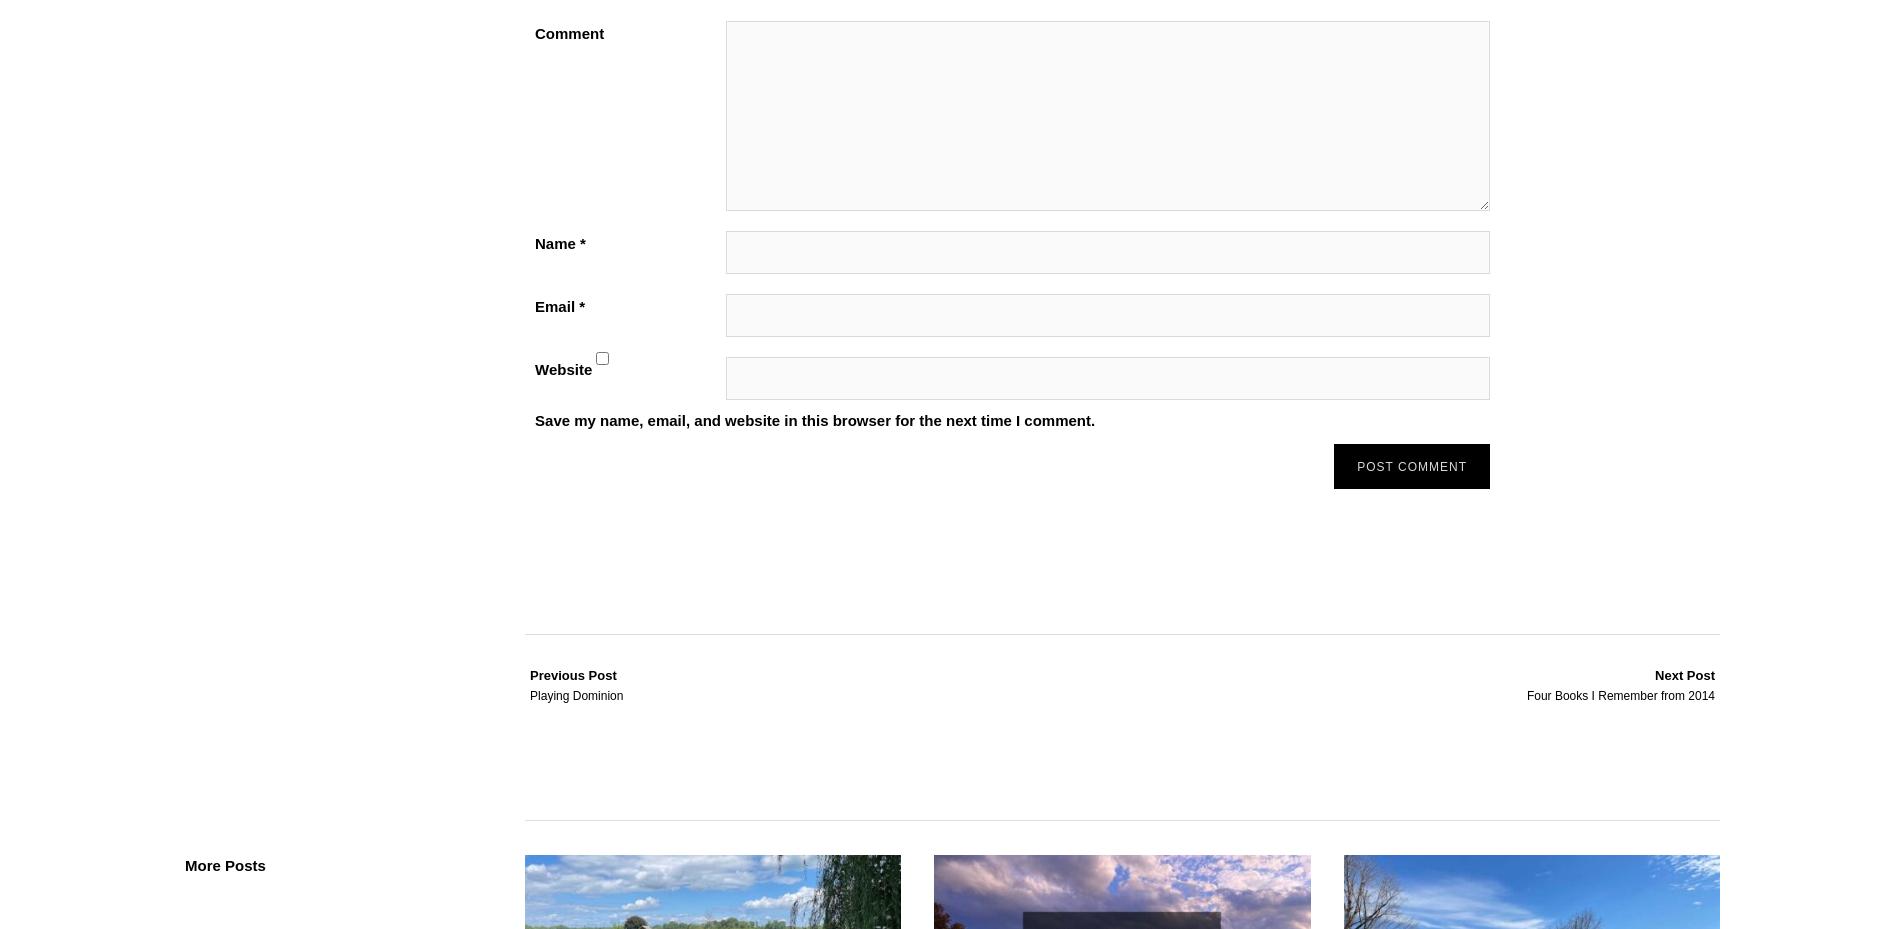  What do you see at coordinates (557, 241) in the screenshot?
I see `'Name'` at bounding box center [557, 241].